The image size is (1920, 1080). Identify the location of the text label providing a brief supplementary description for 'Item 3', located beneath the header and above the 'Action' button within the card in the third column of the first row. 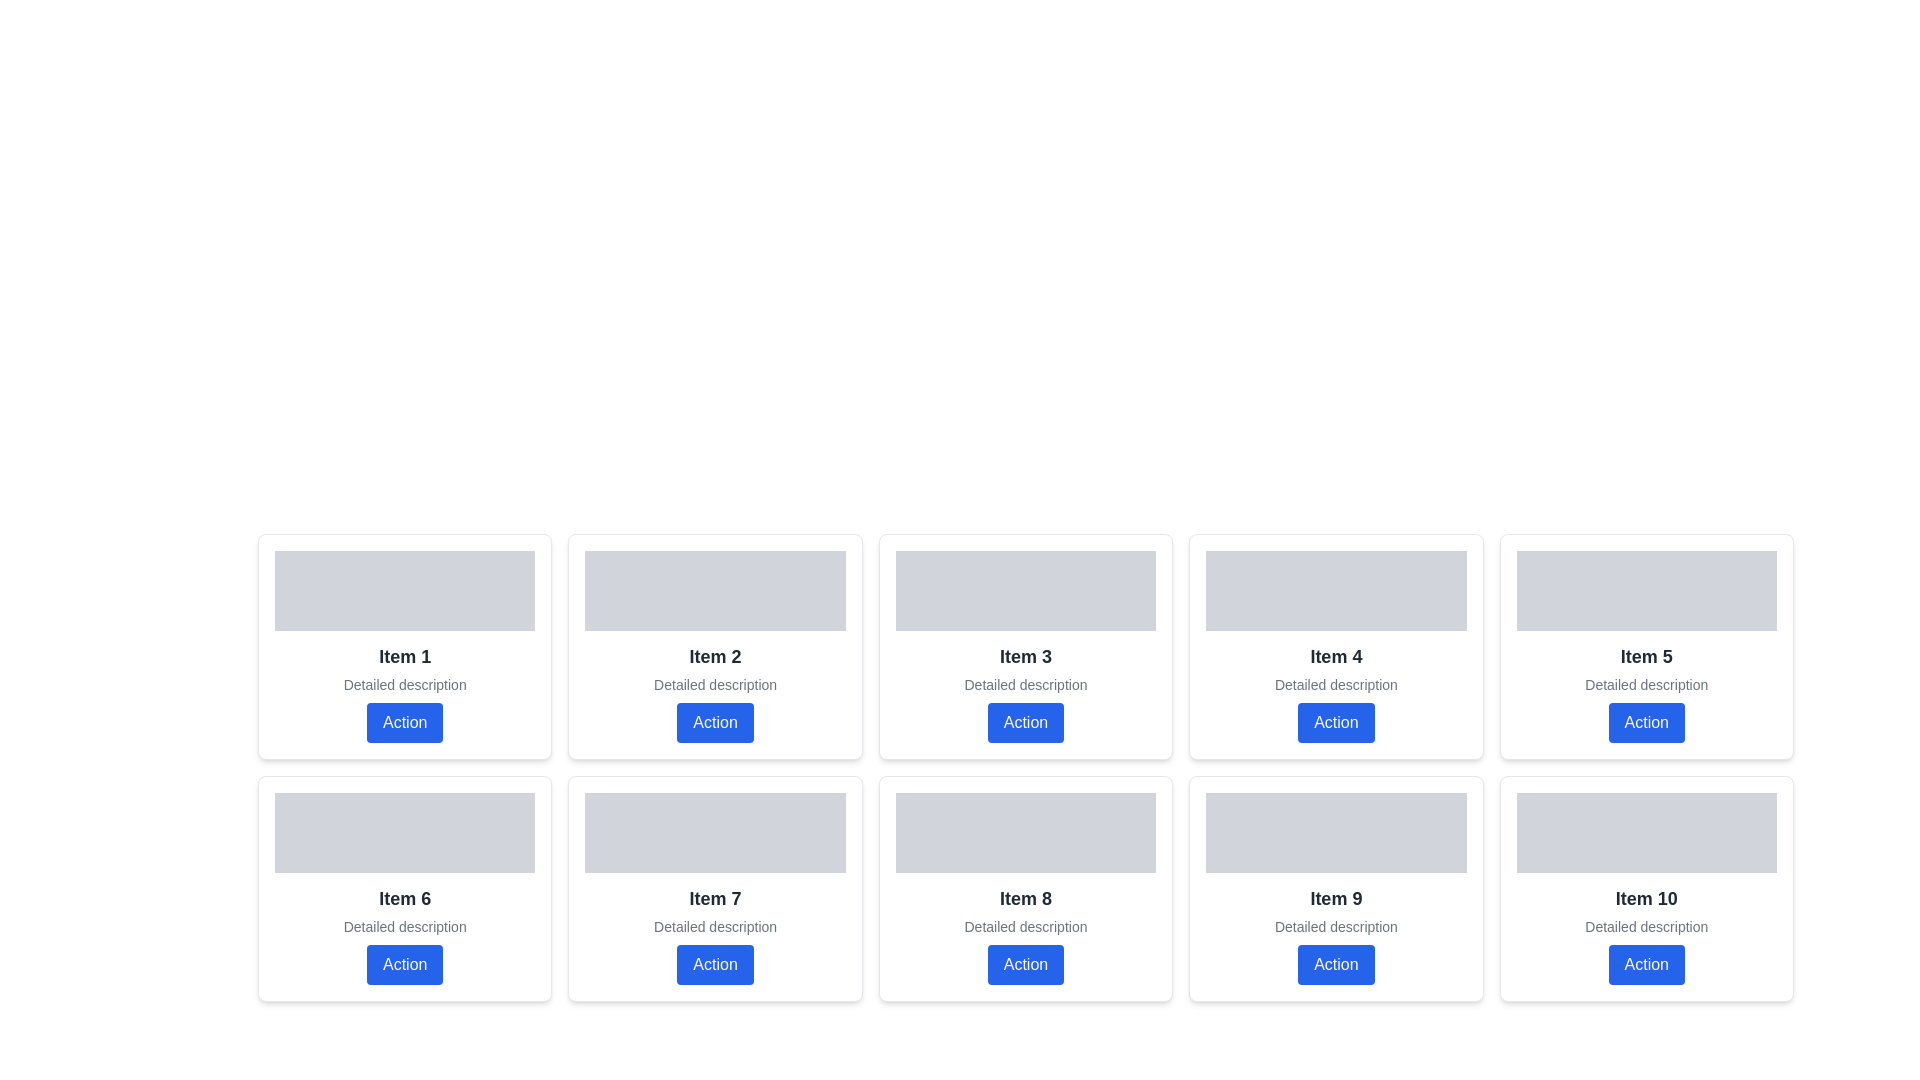
(1026, 684).